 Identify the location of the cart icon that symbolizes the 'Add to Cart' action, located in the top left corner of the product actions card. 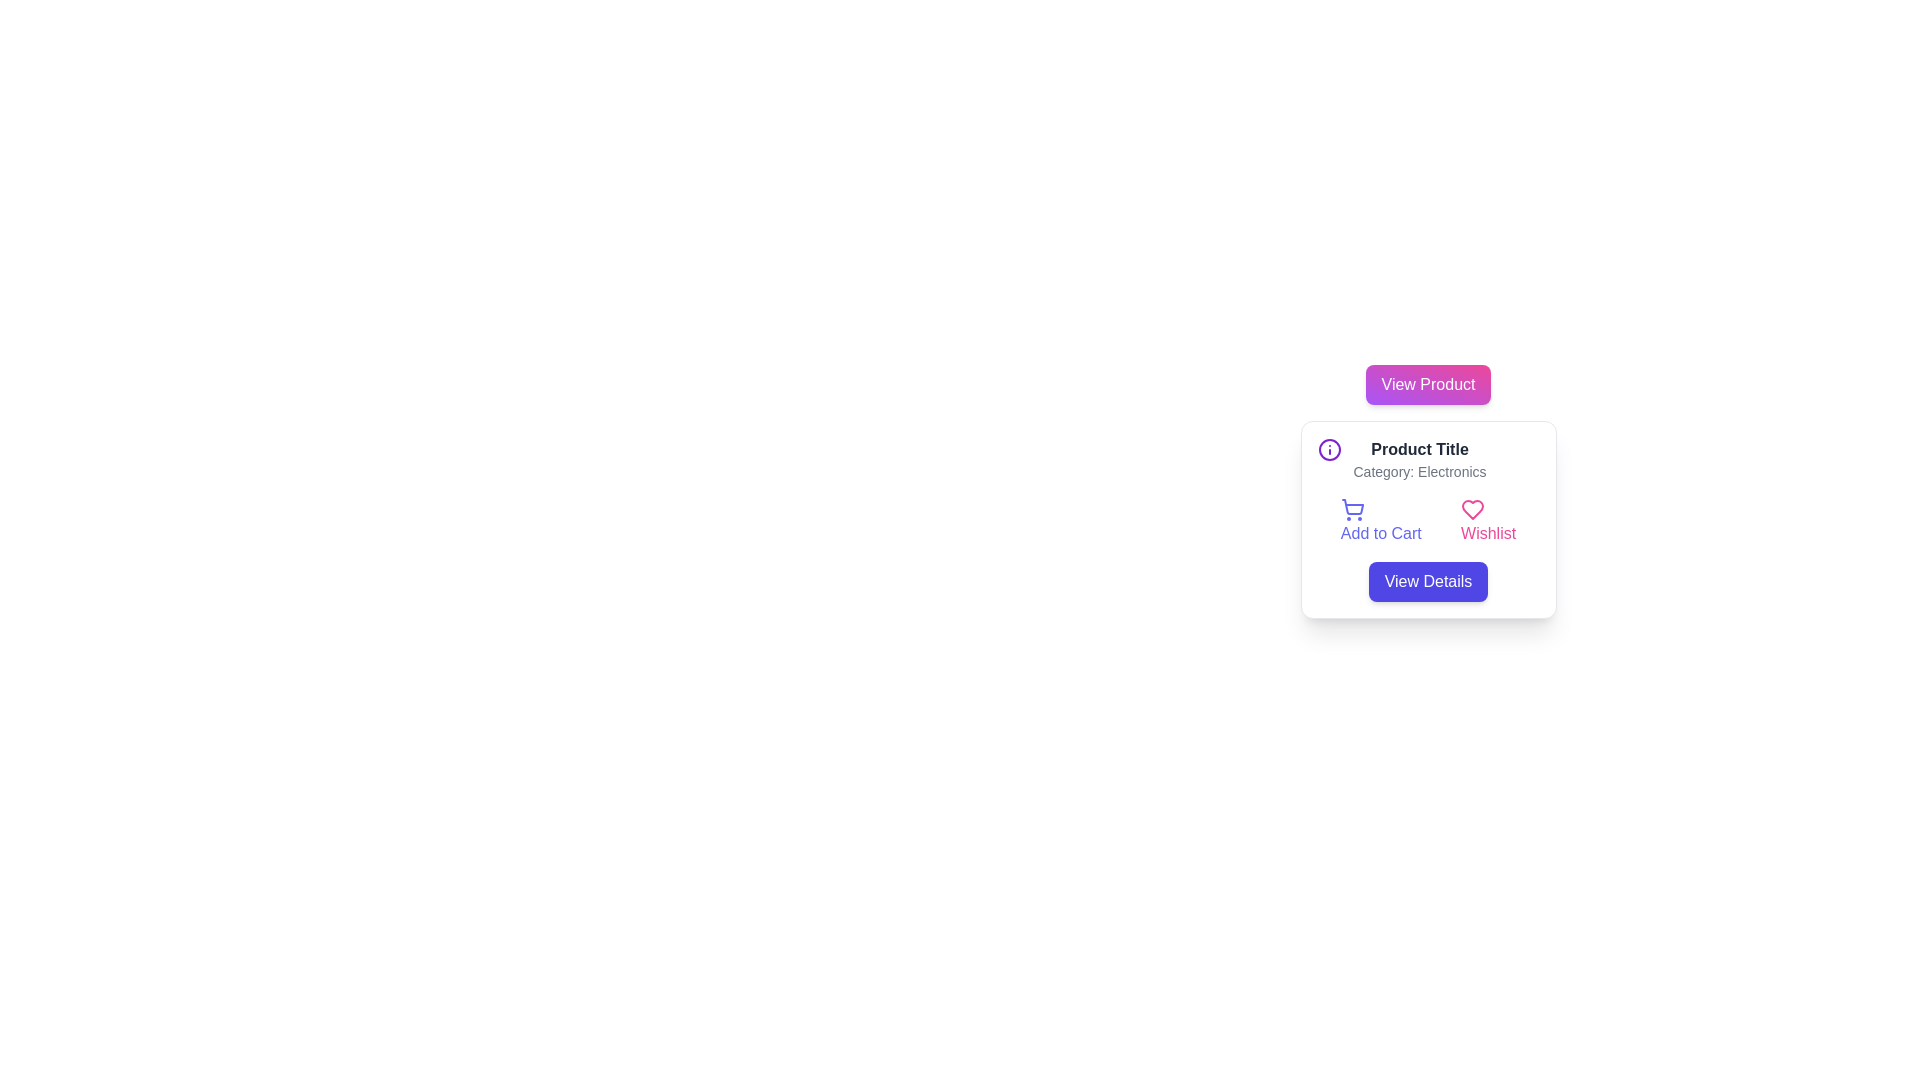
(1352, 508).